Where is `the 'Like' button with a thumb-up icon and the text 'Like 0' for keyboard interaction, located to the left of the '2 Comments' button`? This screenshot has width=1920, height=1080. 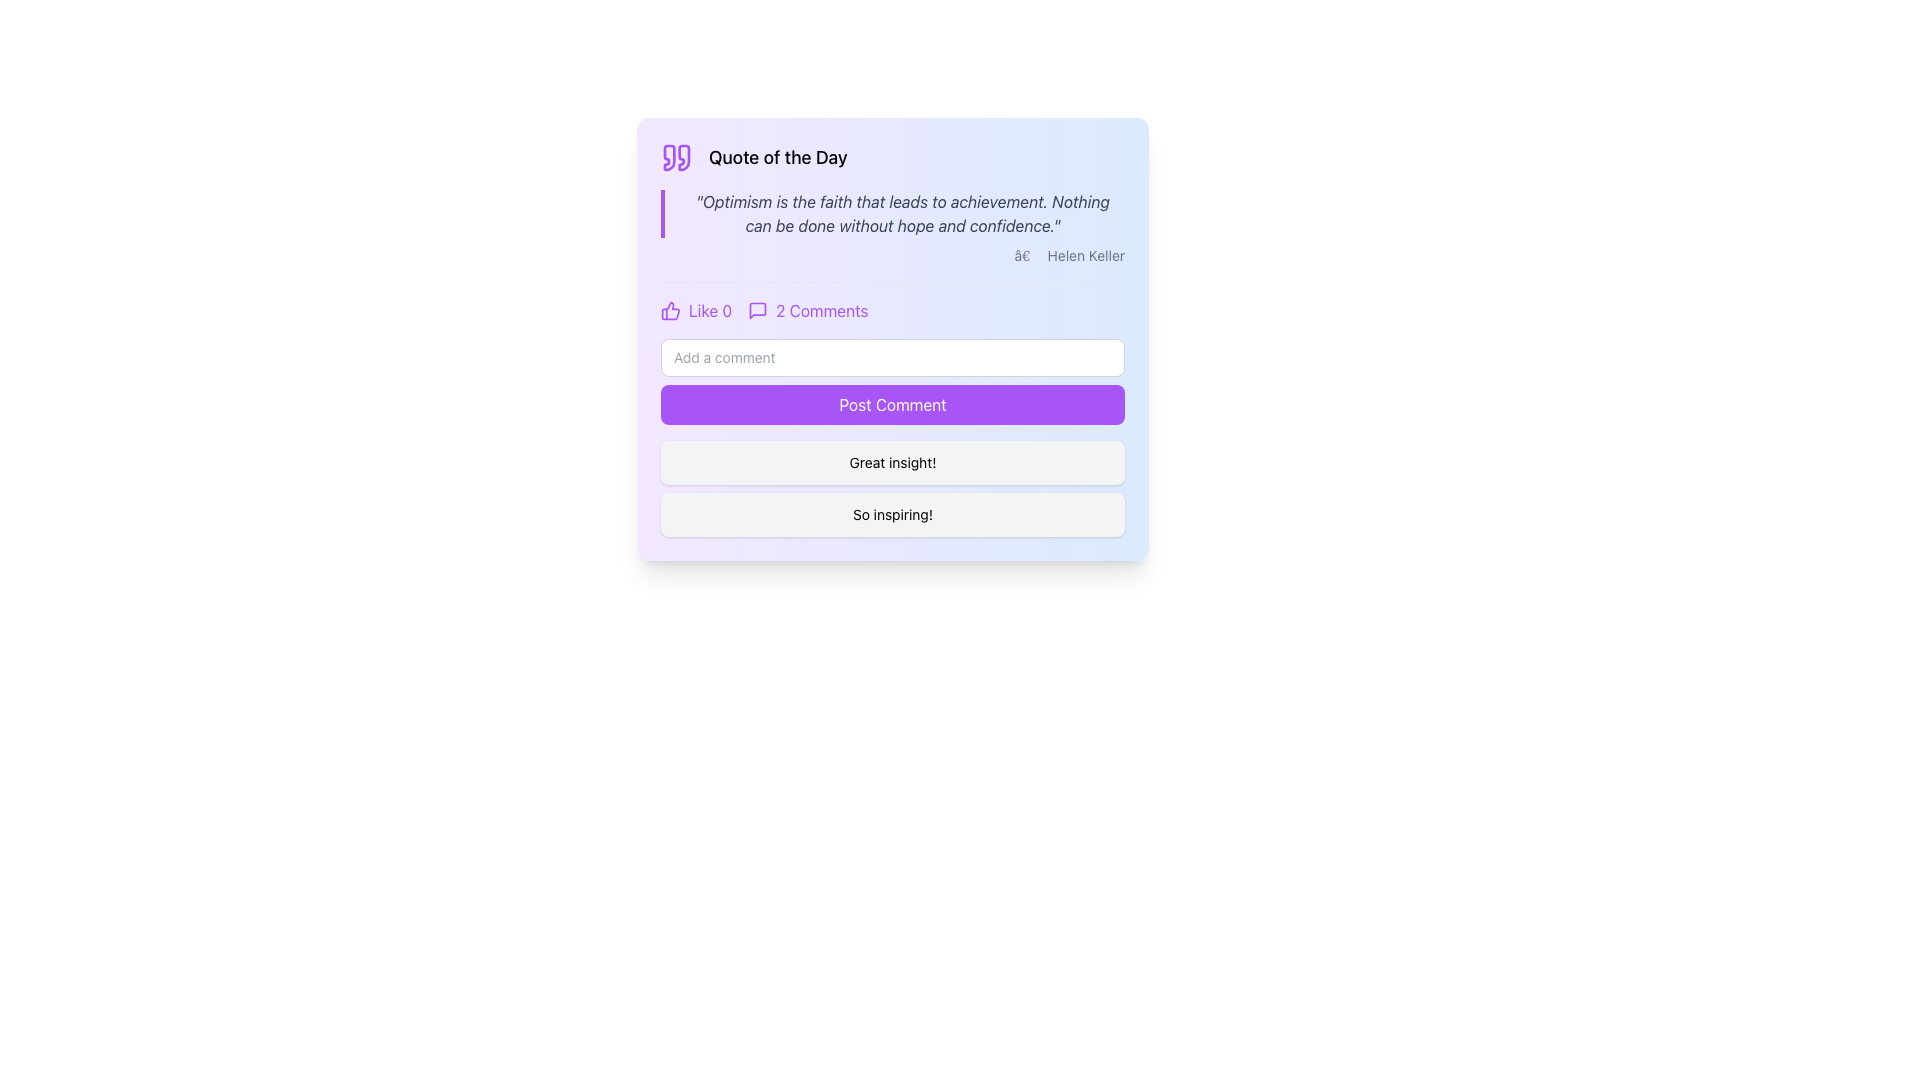 the 'Like' button with a thumb-up icon and the text 'Like 0' for keyboard interaction, located to the left of the '2 Comments' button is located at coordinates (696, 311).